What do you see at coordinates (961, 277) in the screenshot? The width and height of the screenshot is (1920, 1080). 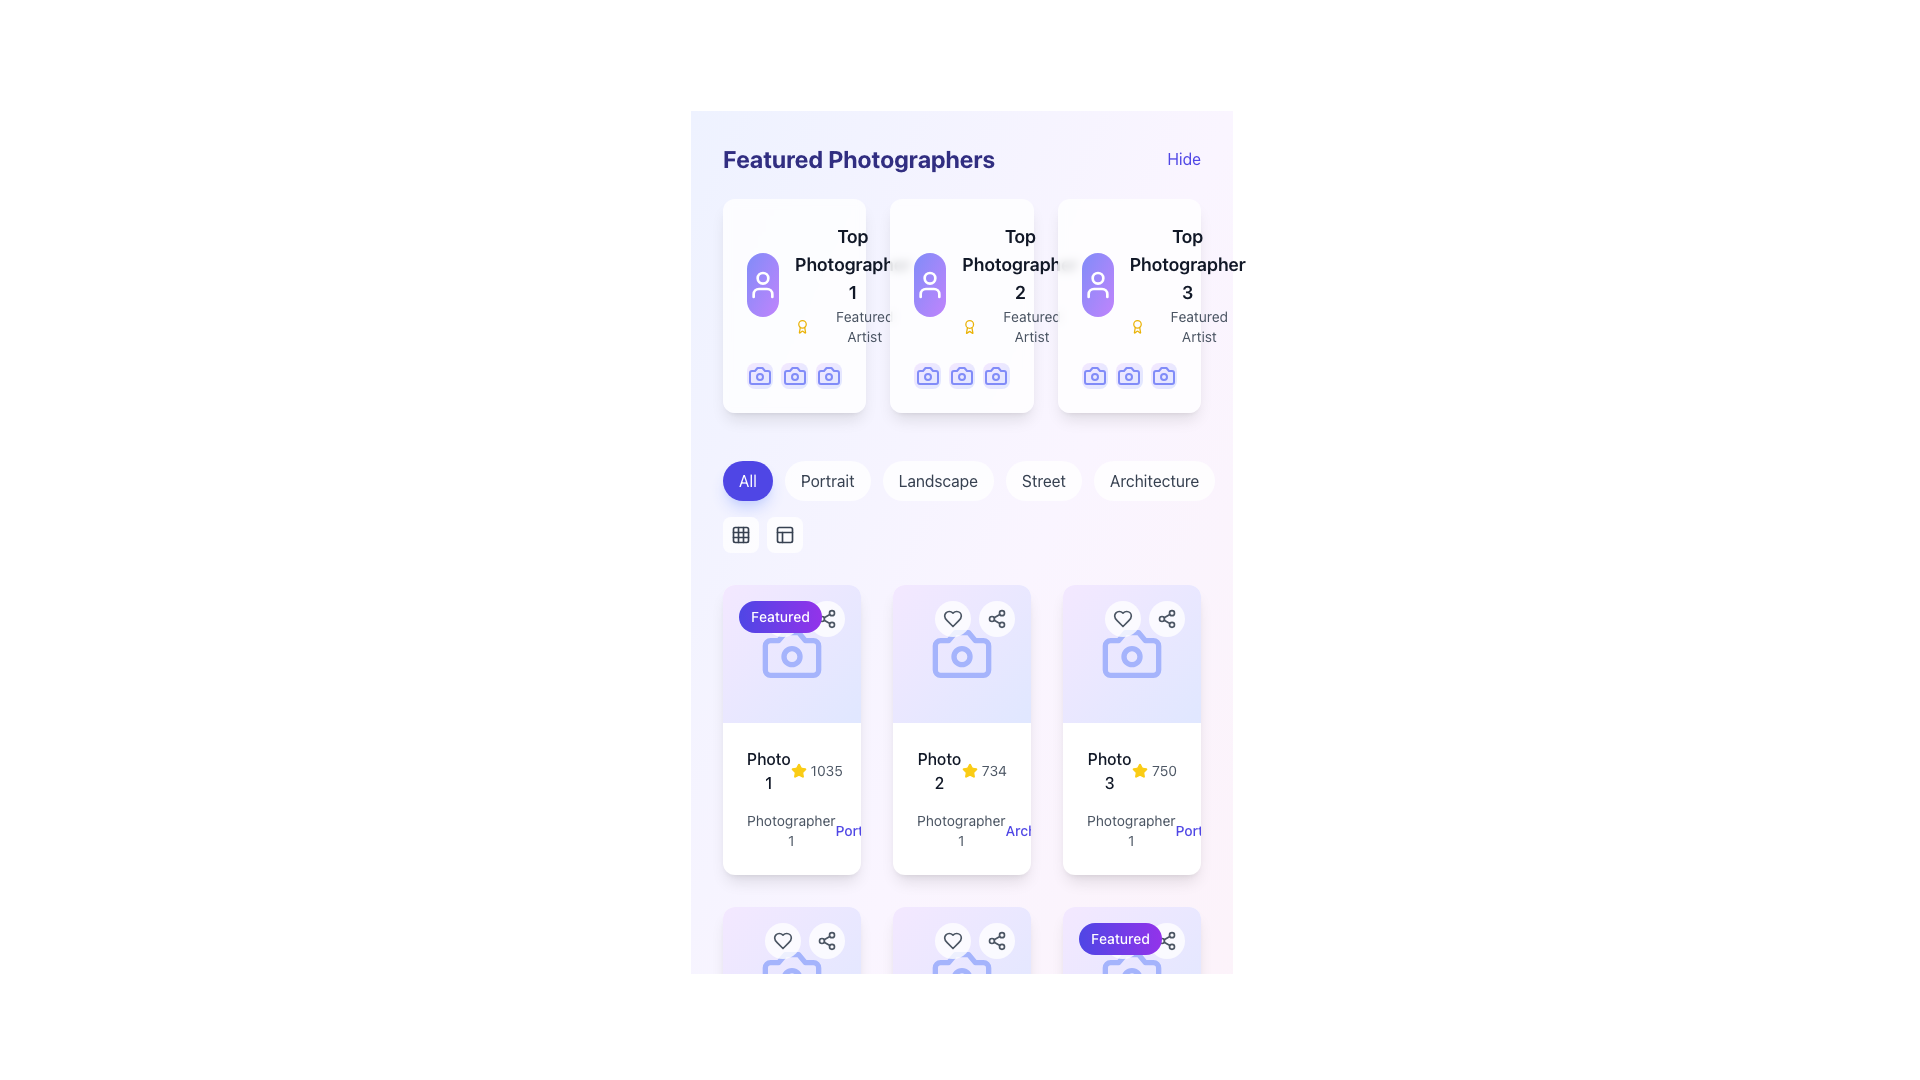 I see `the second card in the list of featured photographers` at bounding box center [961, 277].